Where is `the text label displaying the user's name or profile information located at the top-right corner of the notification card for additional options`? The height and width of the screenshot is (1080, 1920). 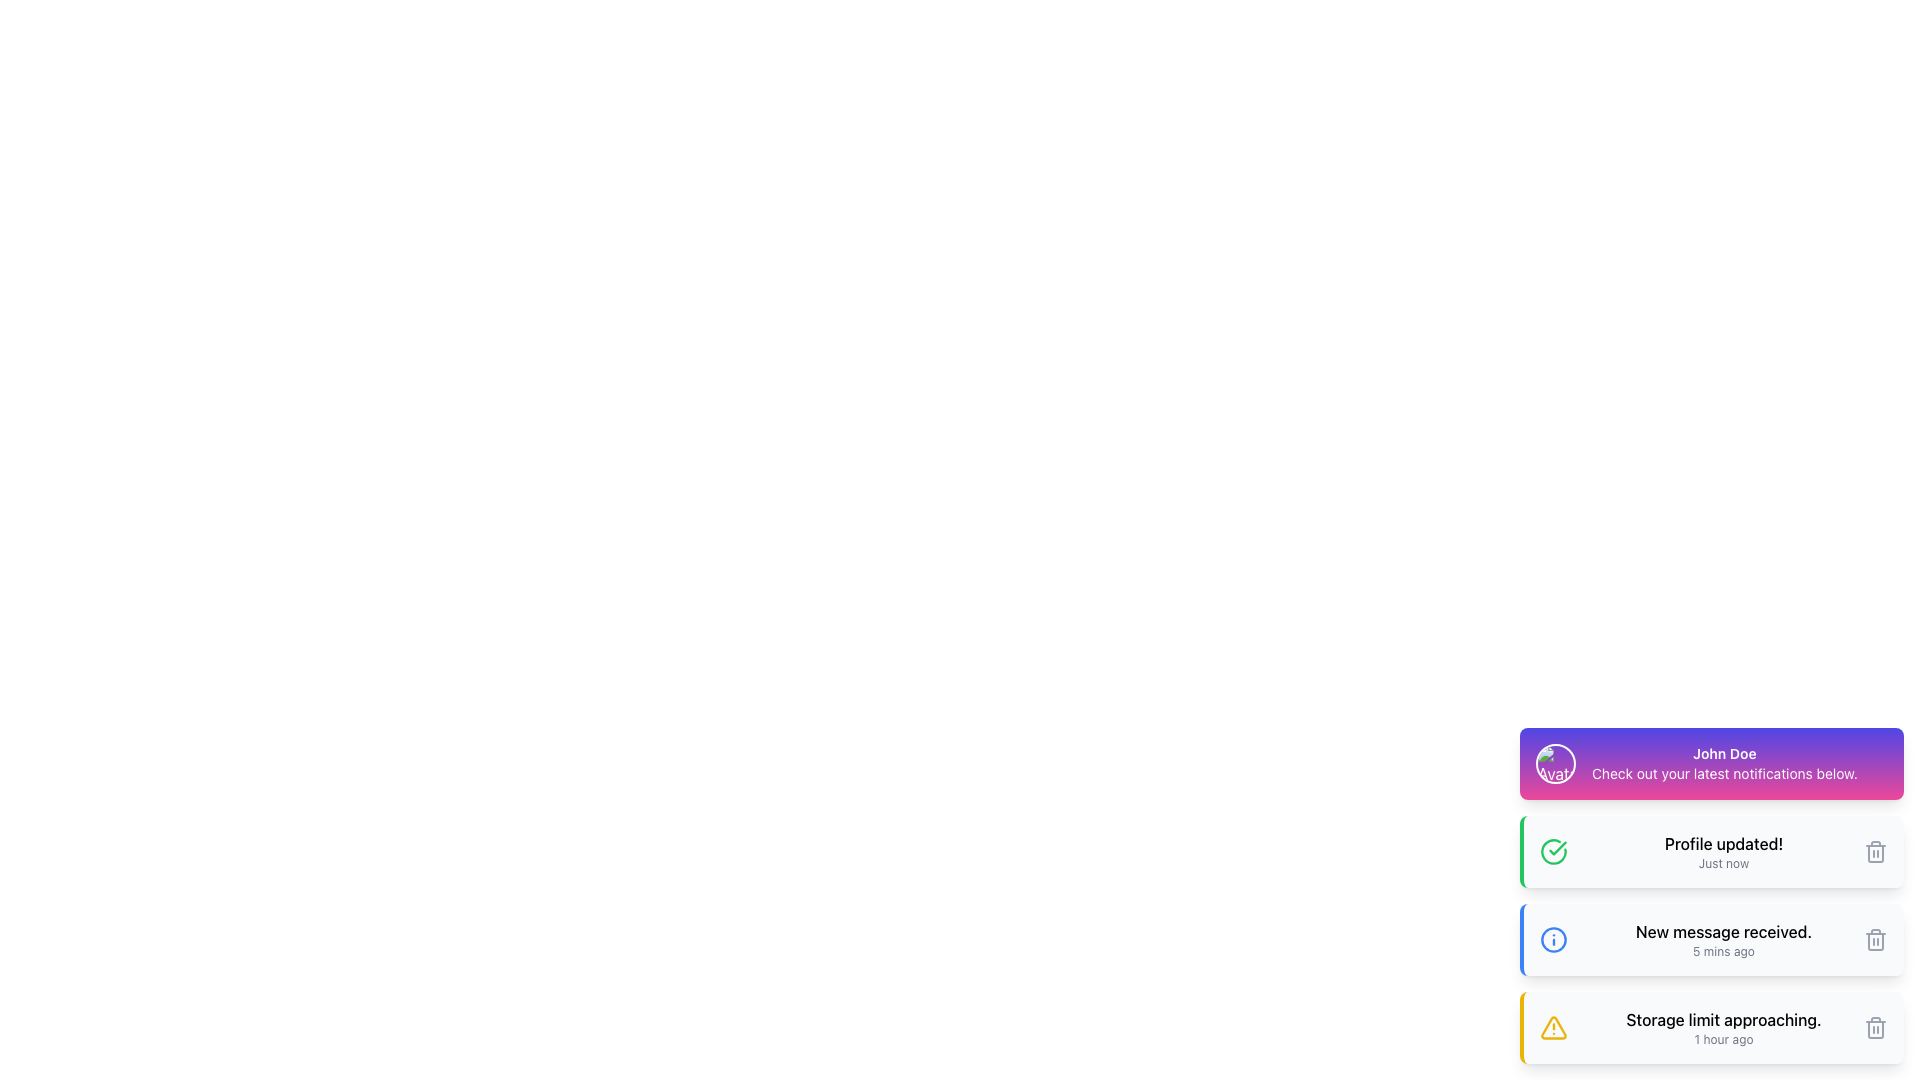 the text label displaying the user's name or profile information located at the top-right corner of the notification card for additional options is located at coordinates (1723, 753).